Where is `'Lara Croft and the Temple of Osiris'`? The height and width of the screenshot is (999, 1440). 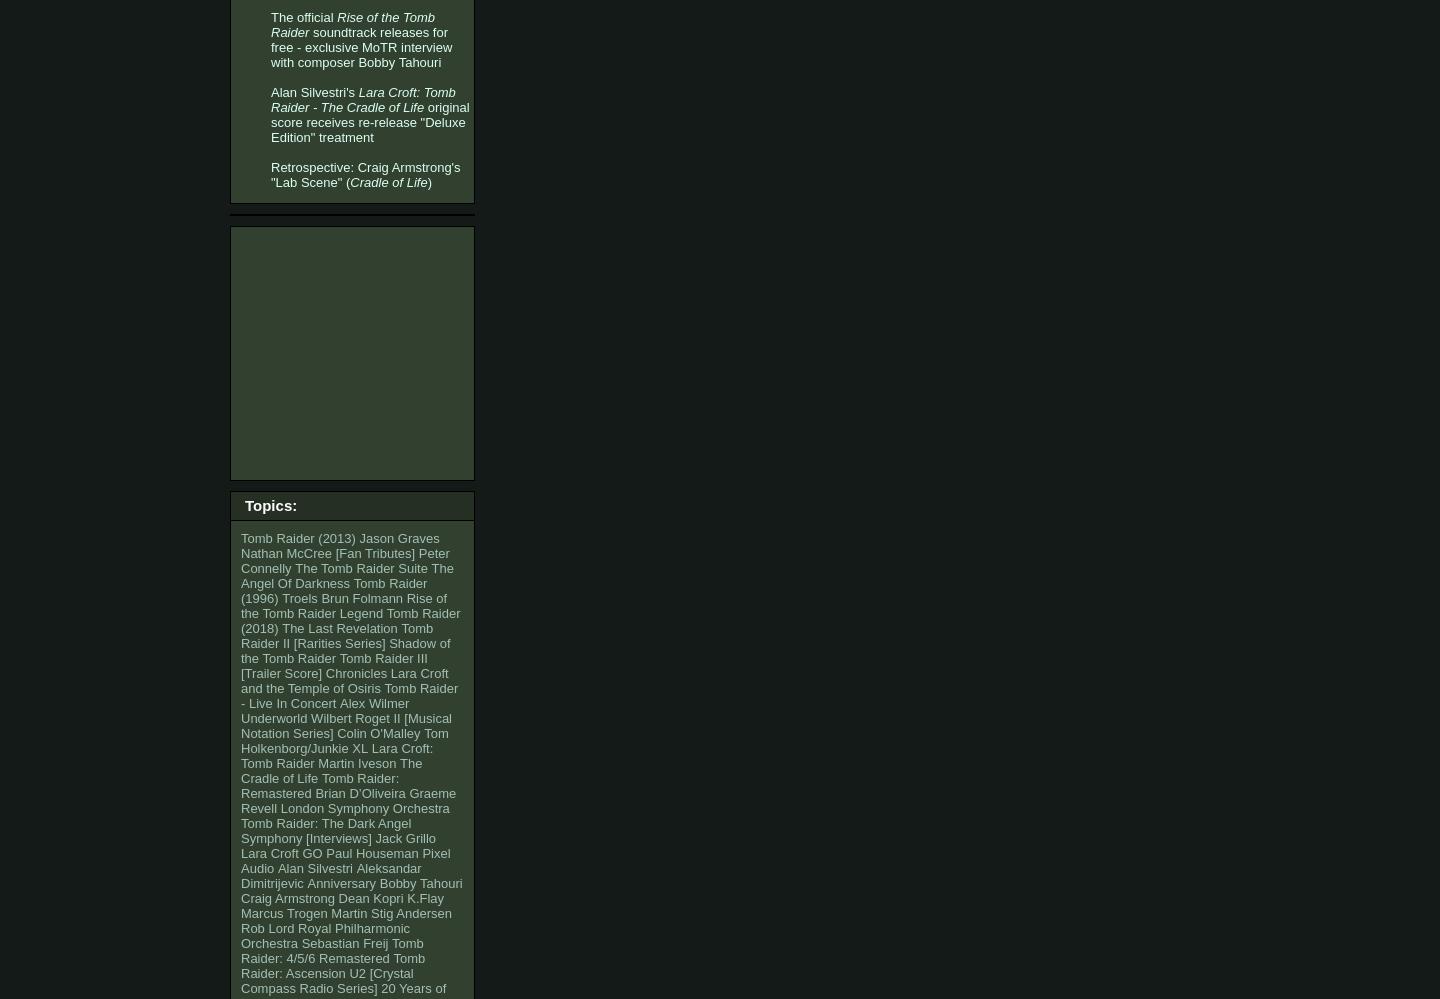
'Lara Croft and the Temple of Osiris' is located at coordinates (344, 681).